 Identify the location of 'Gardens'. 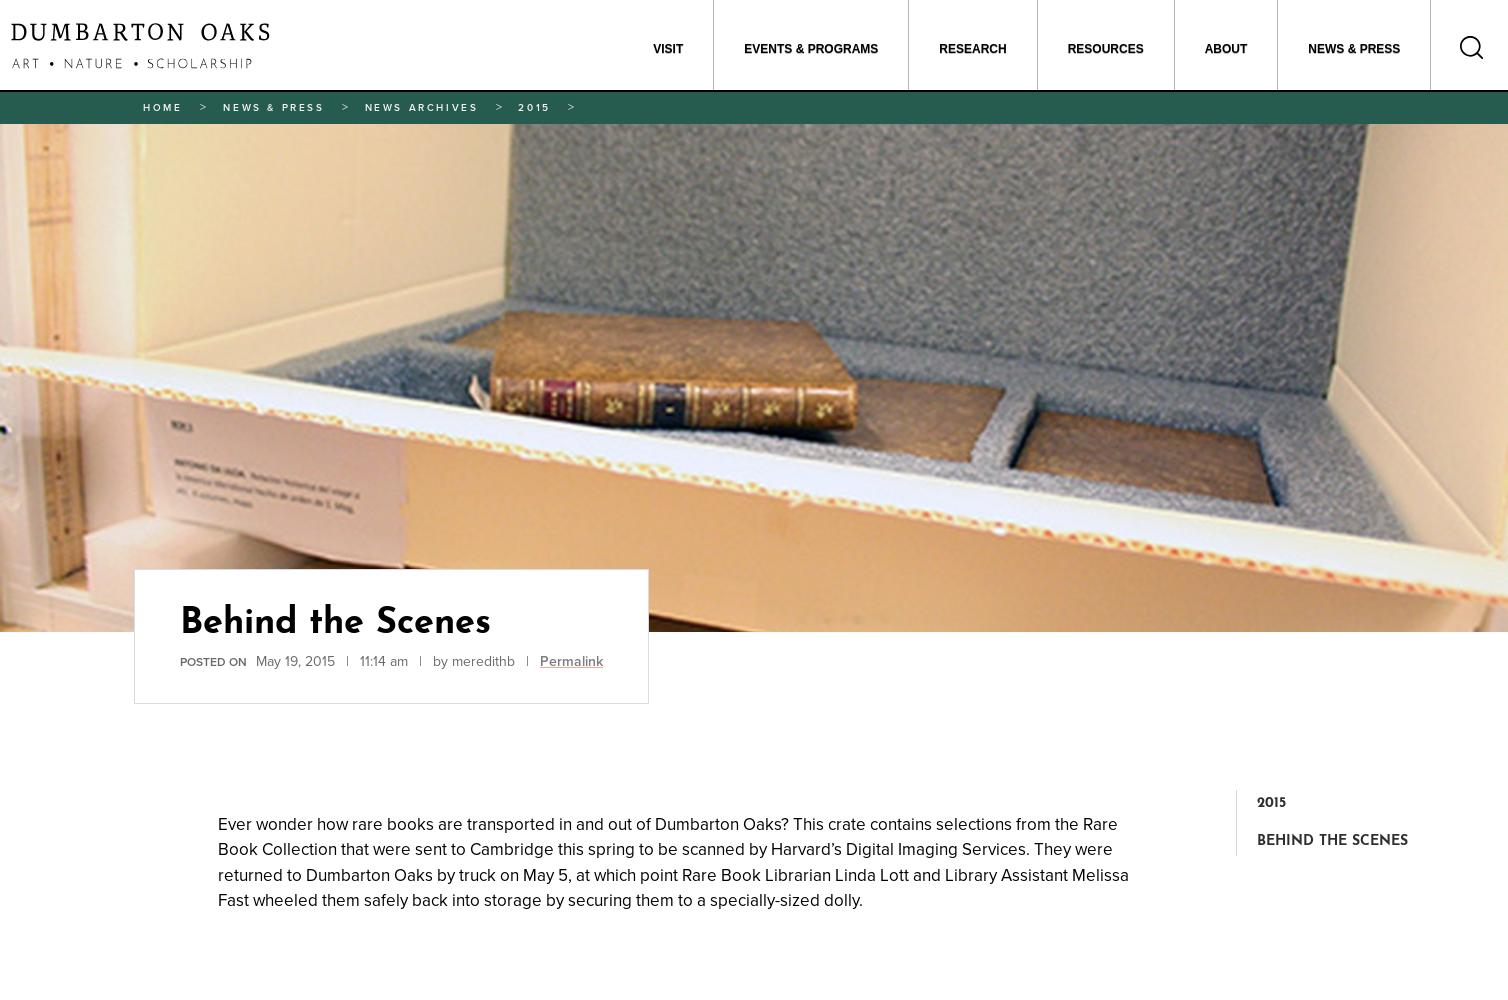
(766, 123).